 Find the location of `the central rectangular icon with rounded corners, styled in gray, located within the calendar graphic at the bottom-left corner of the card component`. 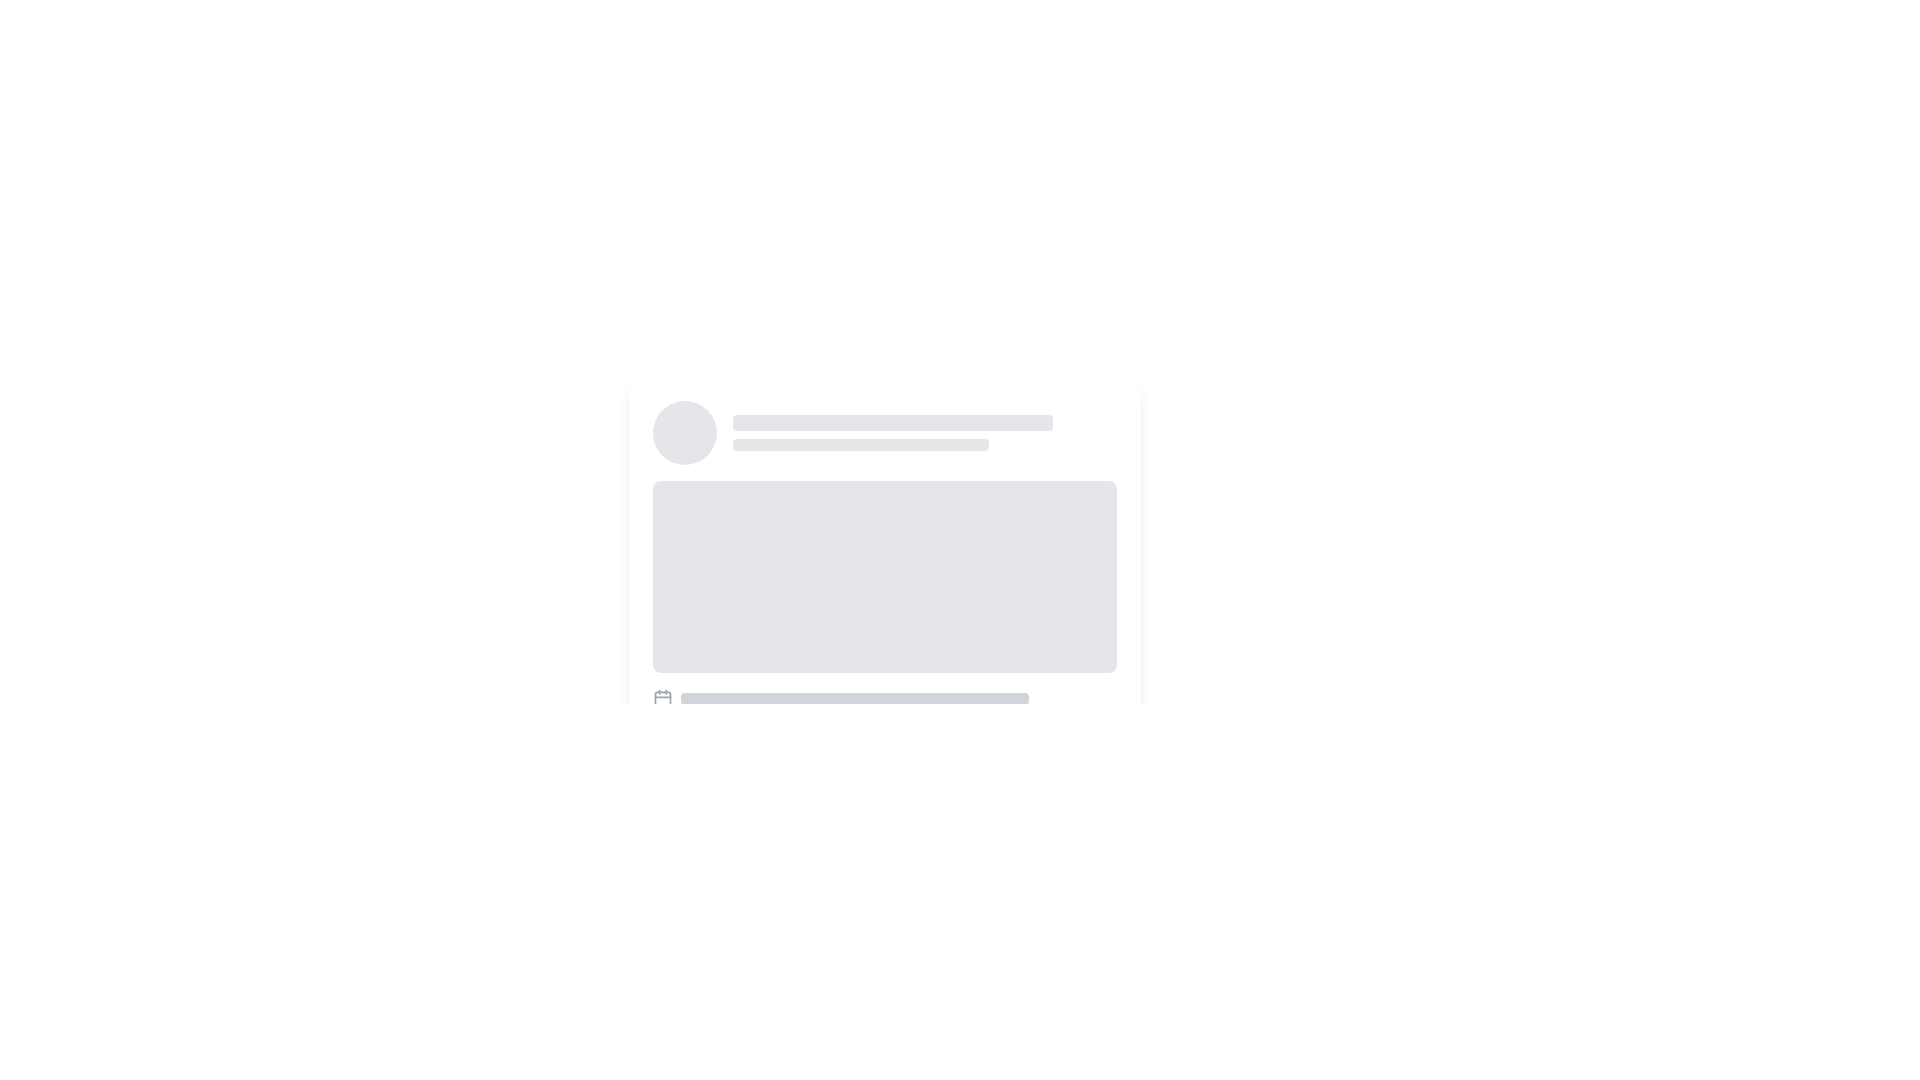

the central rectangular icon with rounded corners, styled in gray, located within the calendar graphic at the bottom-left corner of the card component is located at coordinates (662, 698).